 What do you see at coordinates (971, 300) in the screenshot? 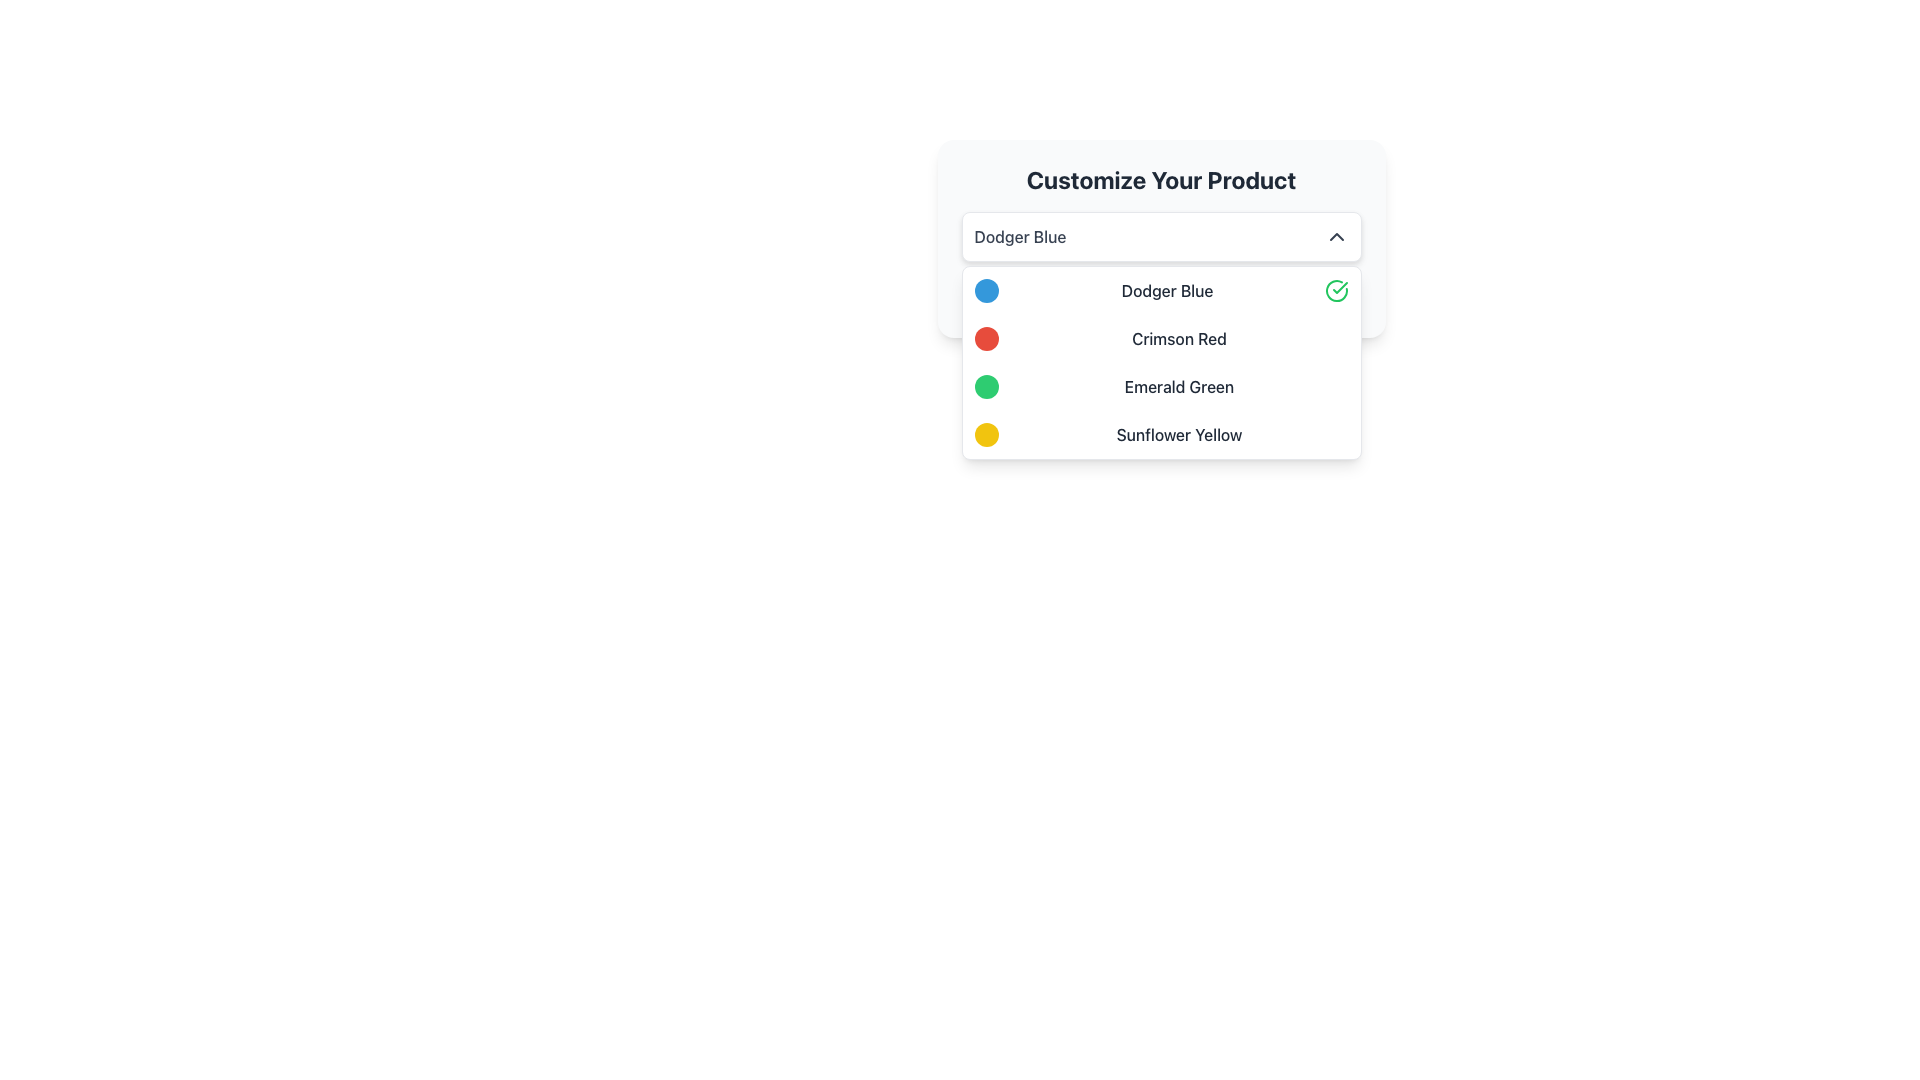
I see `the eye icon located to the left of the 'Dodger Blue' text` at bounding box center [971, 300].